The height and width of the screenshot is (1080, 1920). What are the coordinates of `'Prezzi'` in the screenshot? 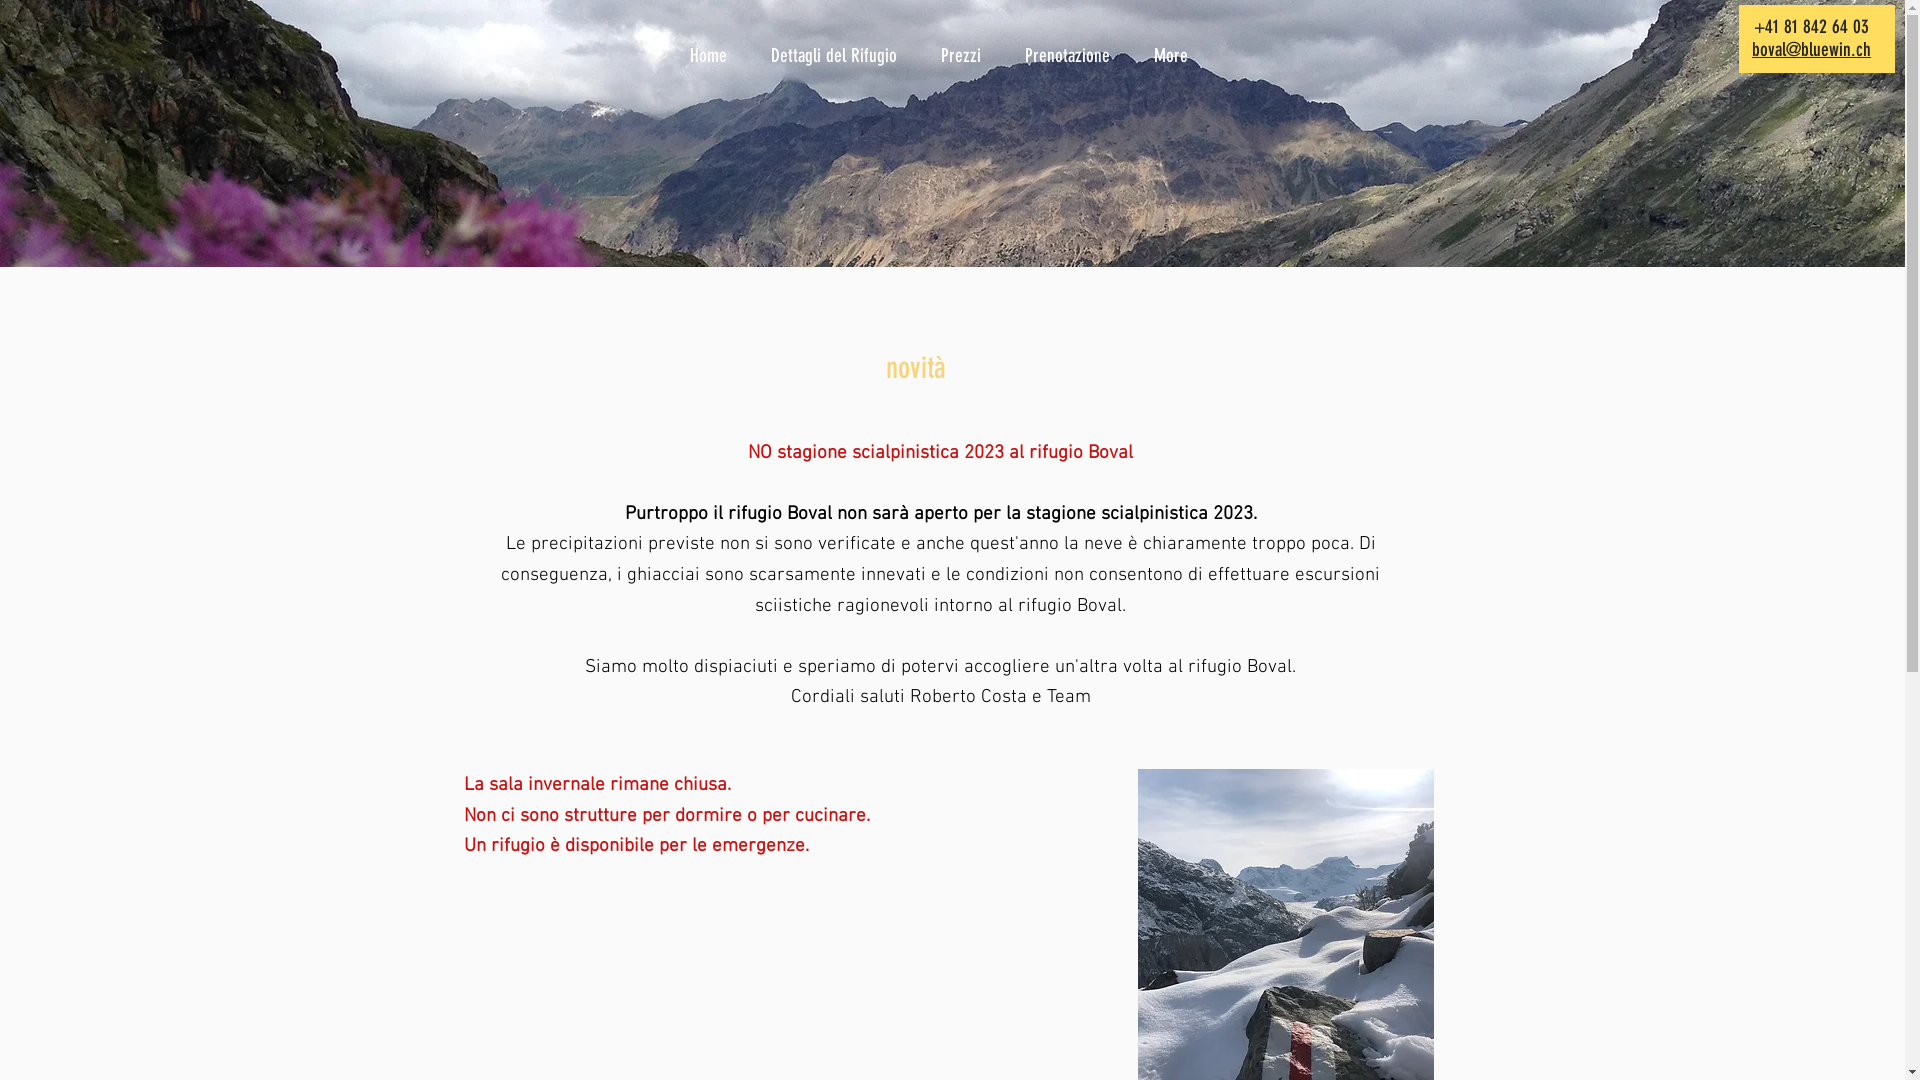 It's located at (968, 54).